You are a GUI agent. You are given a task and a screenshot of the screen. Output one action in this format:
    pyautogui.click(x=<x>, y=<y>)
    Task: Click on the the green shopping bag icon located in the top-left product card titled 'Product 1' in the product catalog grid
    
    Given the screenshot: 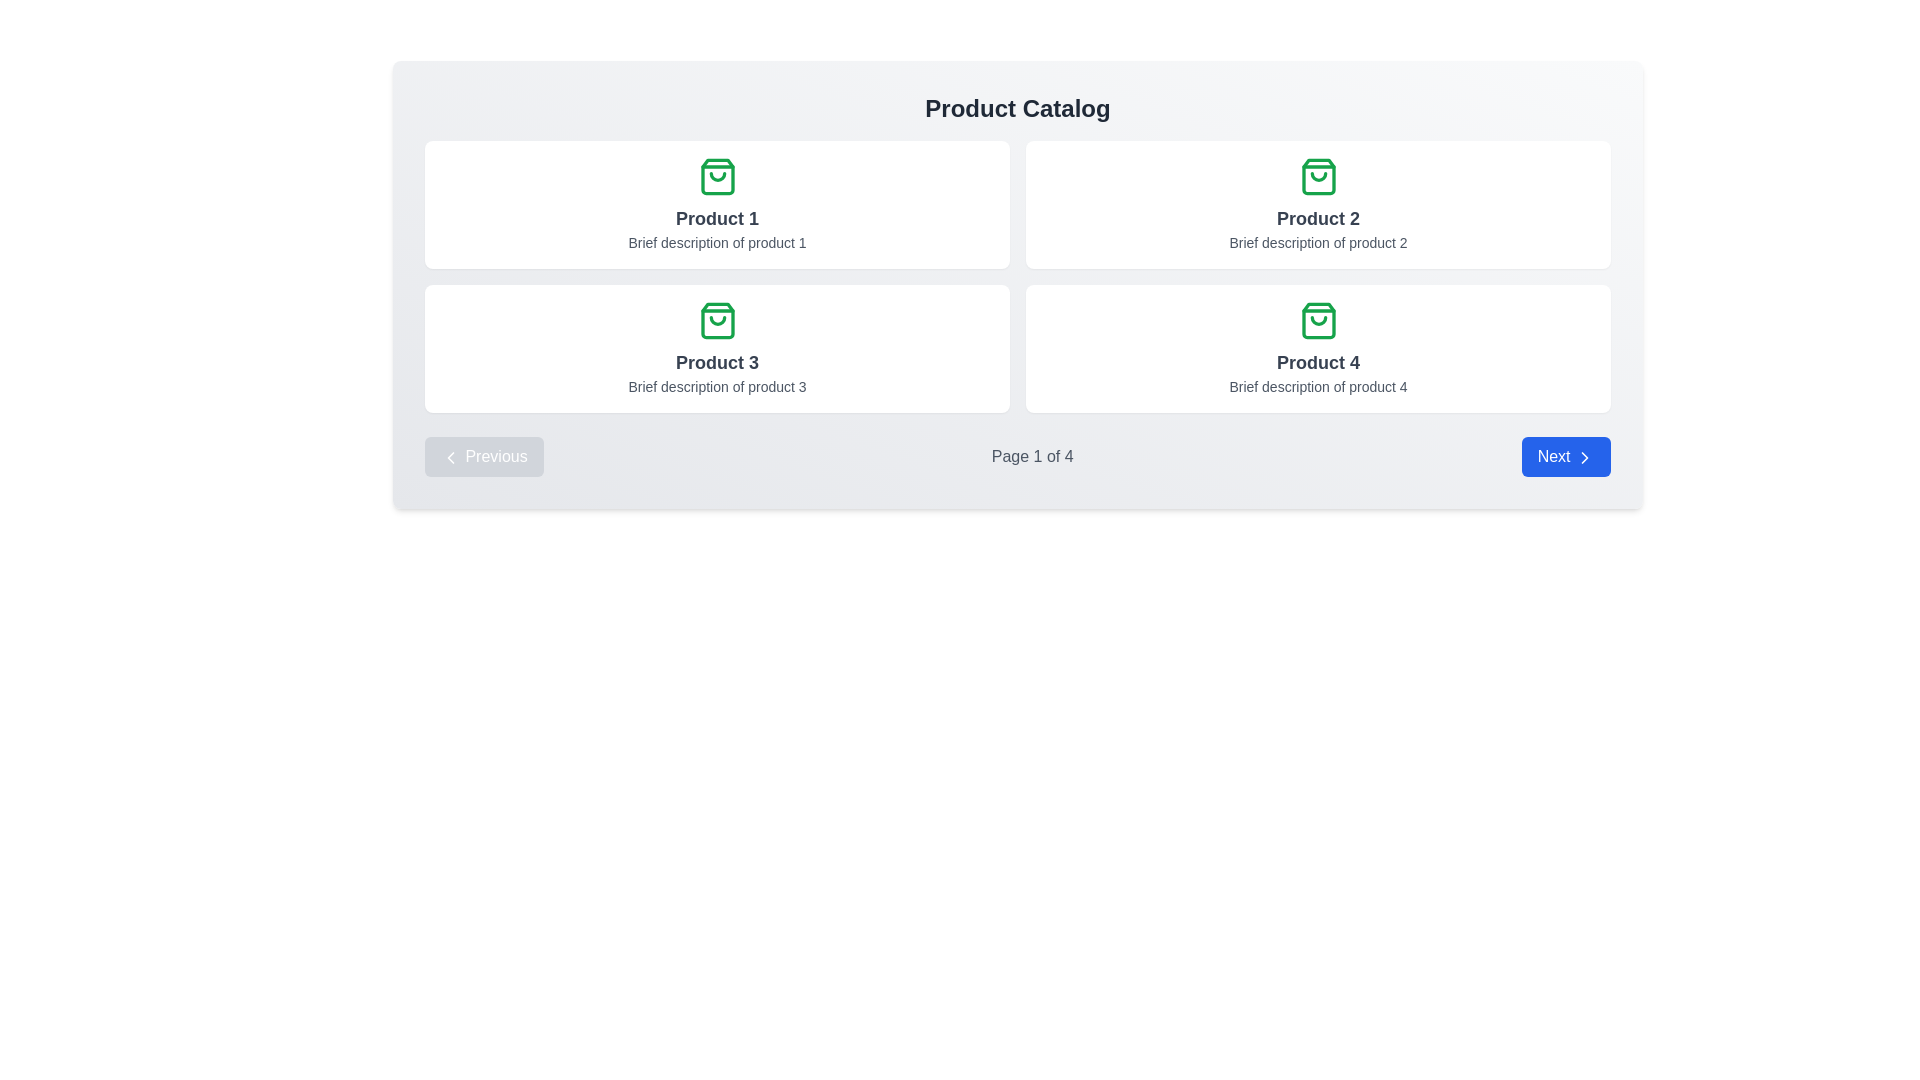 What is the action you would take?
    pyautogui.click(x=717, y=176)
    